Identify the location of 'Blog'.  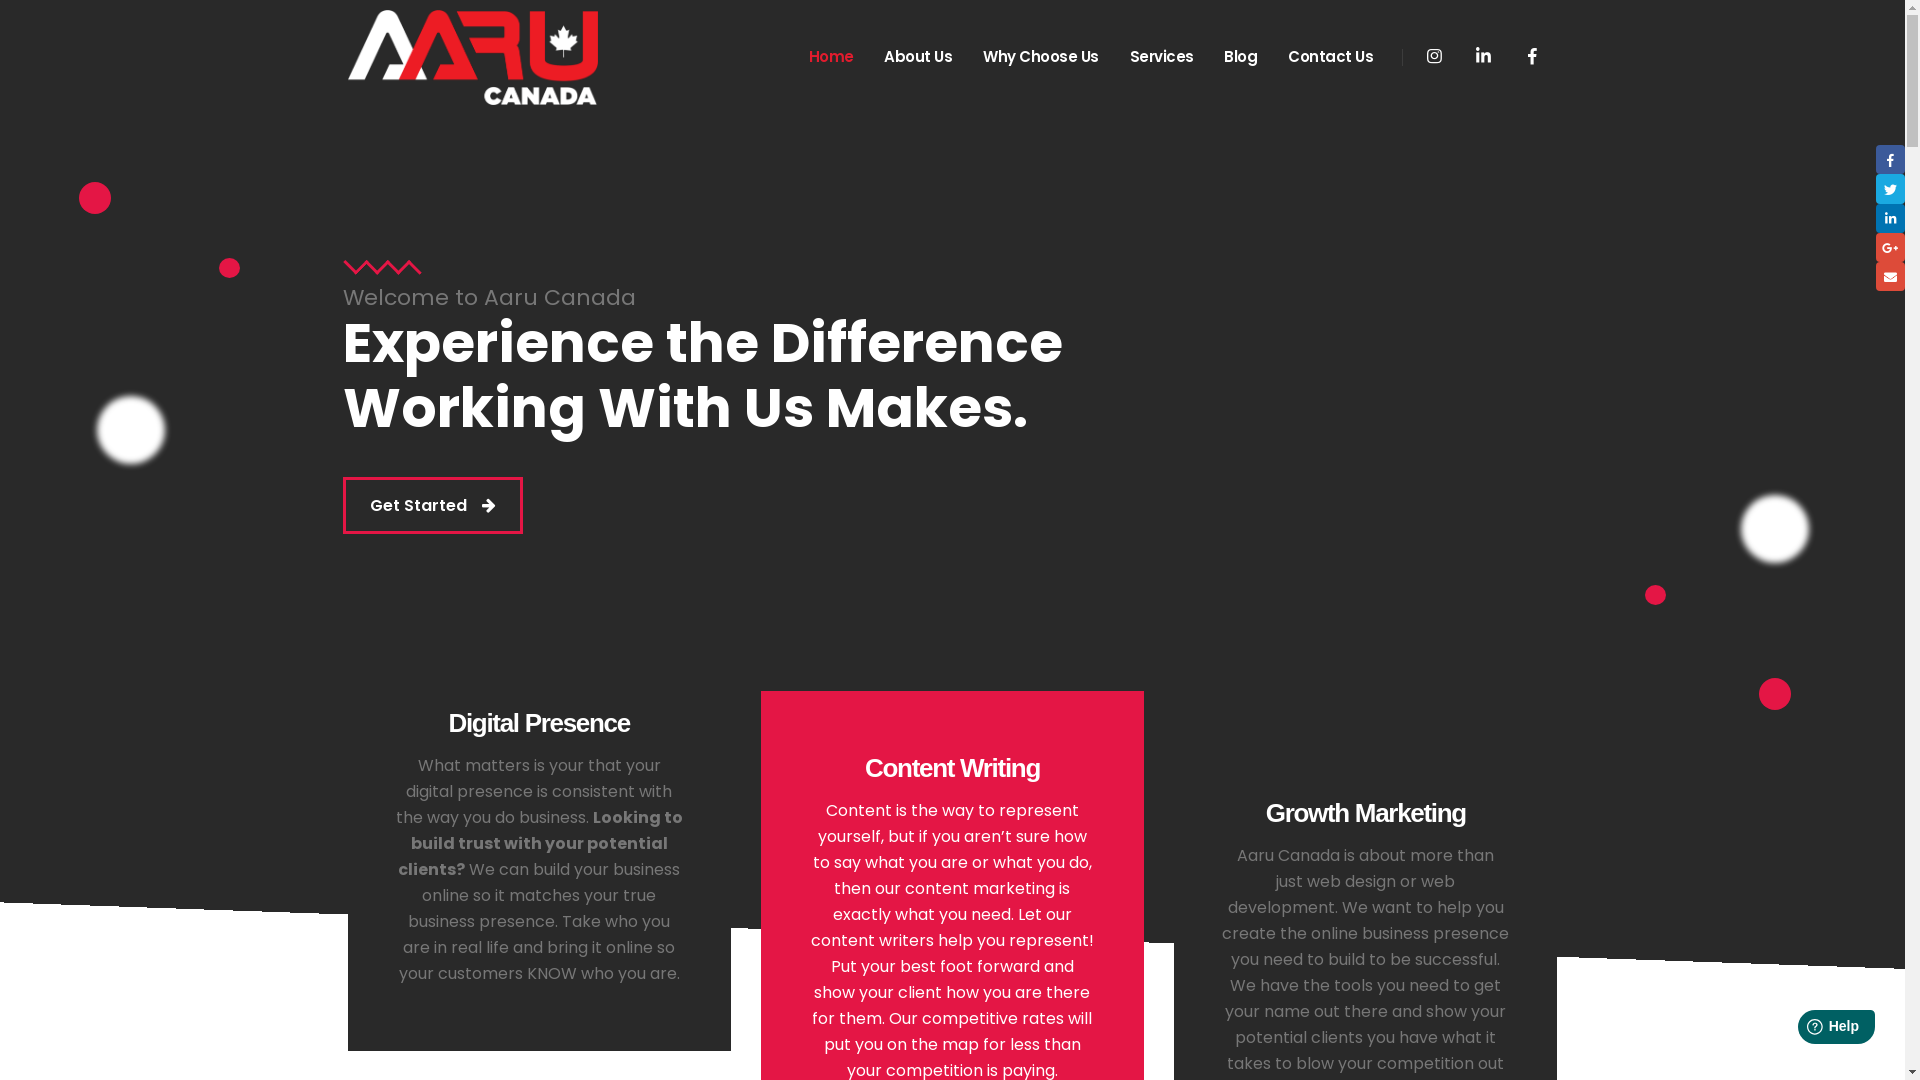
(1240, 56).